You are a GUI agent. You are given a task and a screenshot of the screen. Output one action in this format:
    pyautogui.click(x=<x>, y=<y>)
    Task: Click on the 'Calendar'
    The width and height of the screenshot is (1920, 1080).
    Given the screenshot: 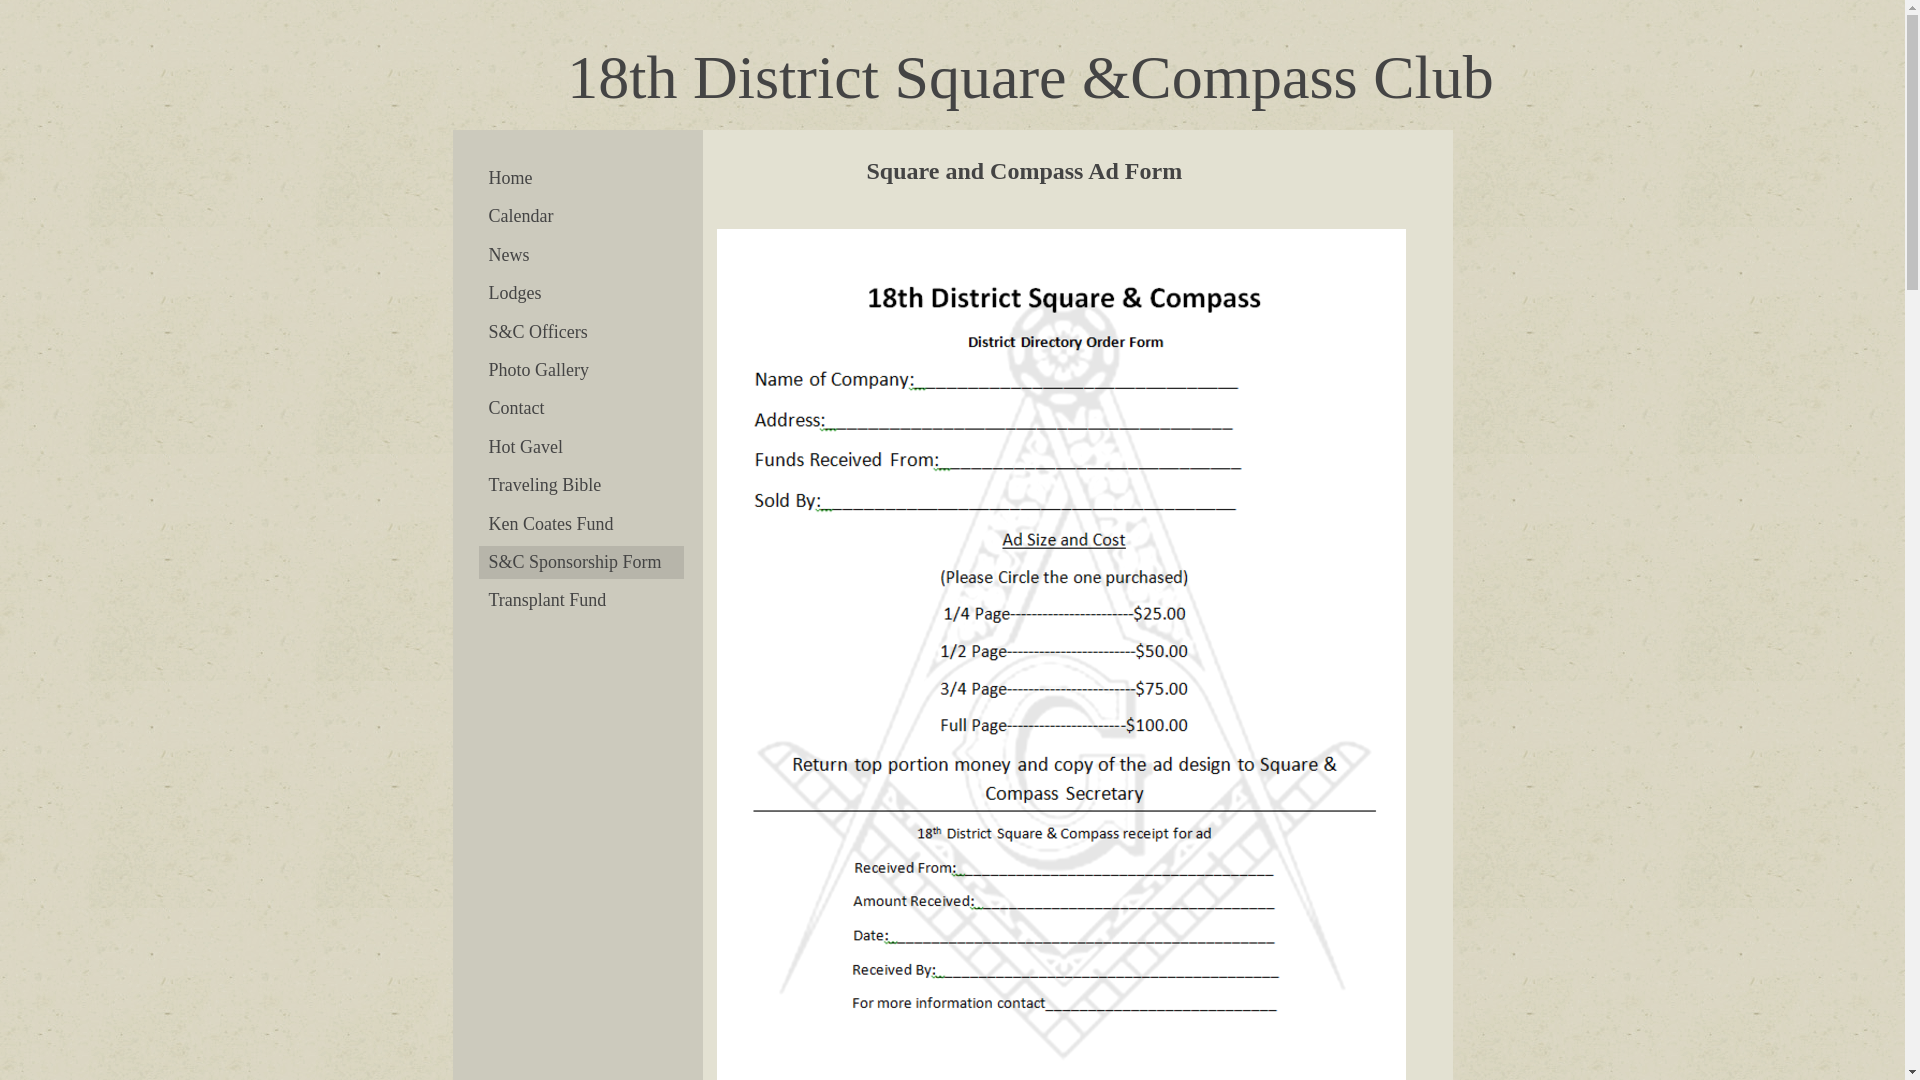 What is the action you would take?
    pyautogui.click(x=579, y=216)
    